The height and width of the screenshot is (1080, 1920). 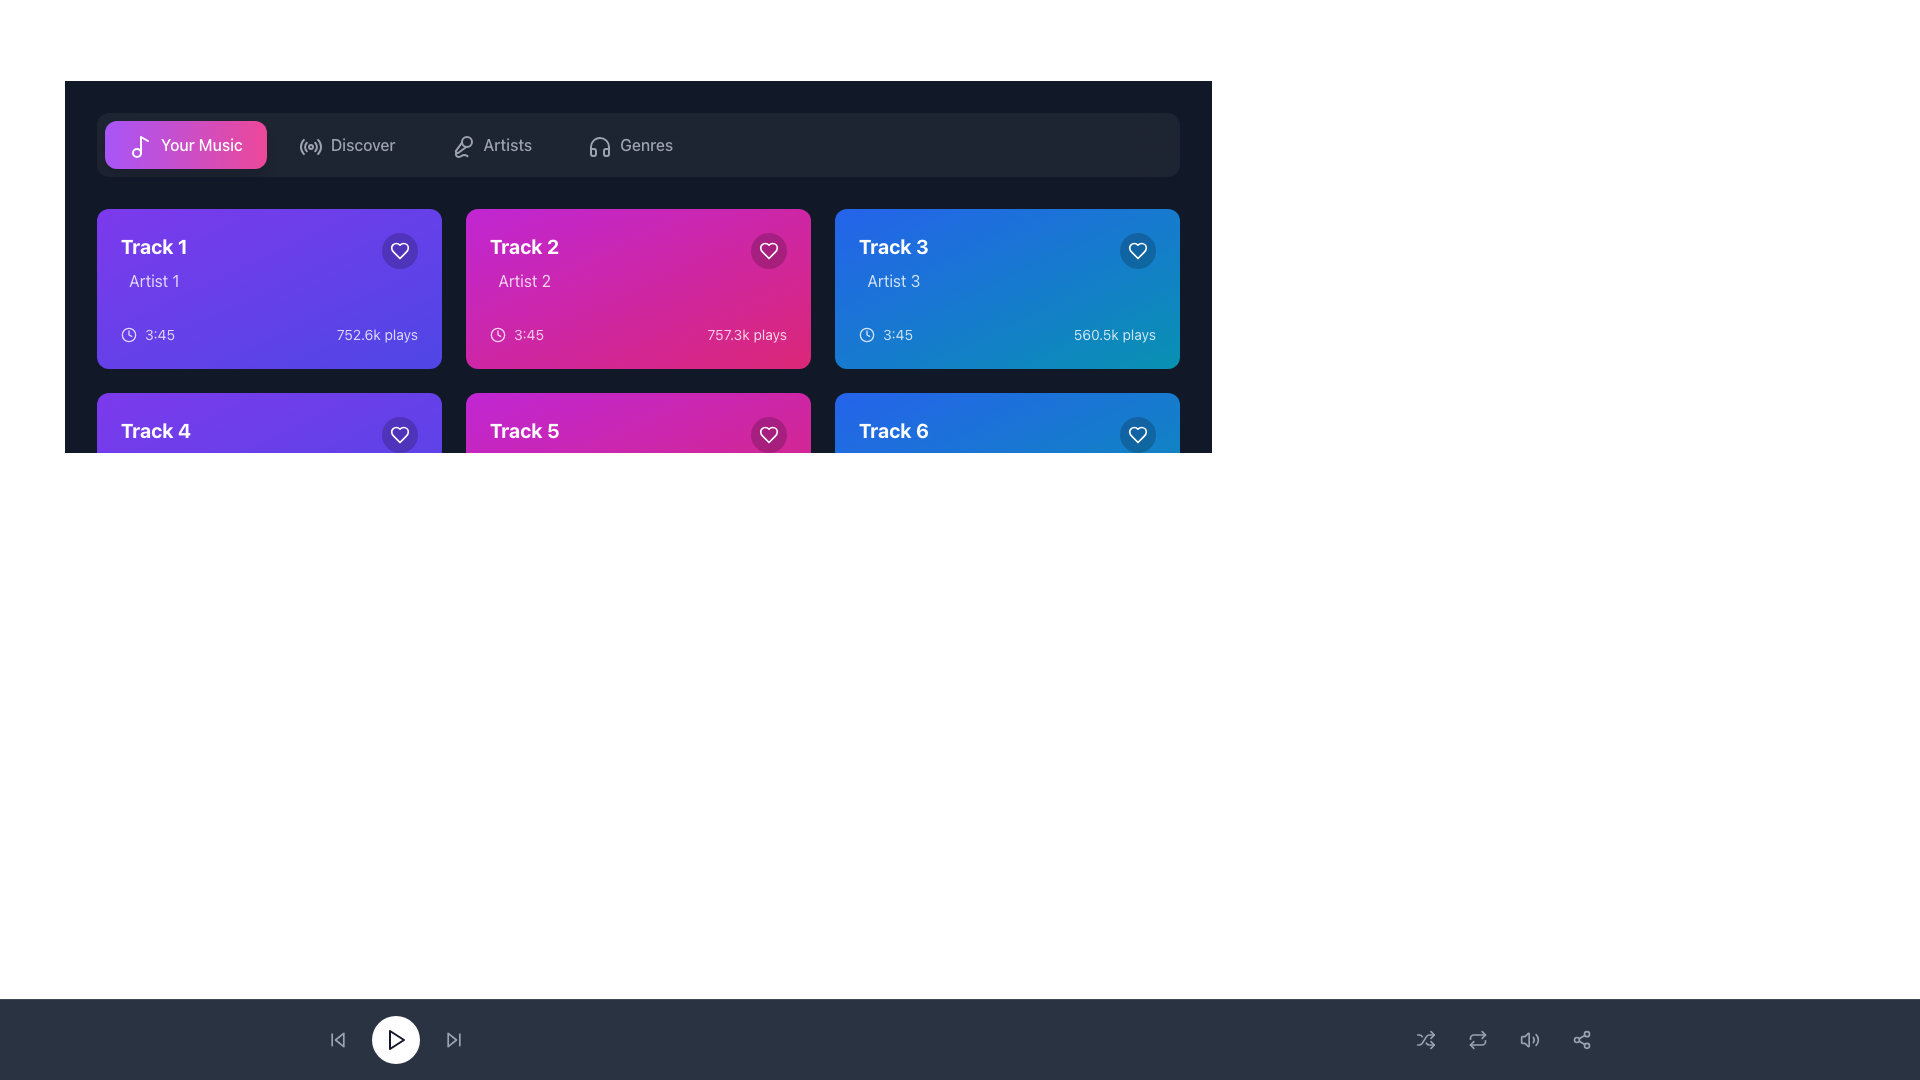 I want to click on the 'Discover' icon button located in the top navigation bar, so click(x=309, y=145).